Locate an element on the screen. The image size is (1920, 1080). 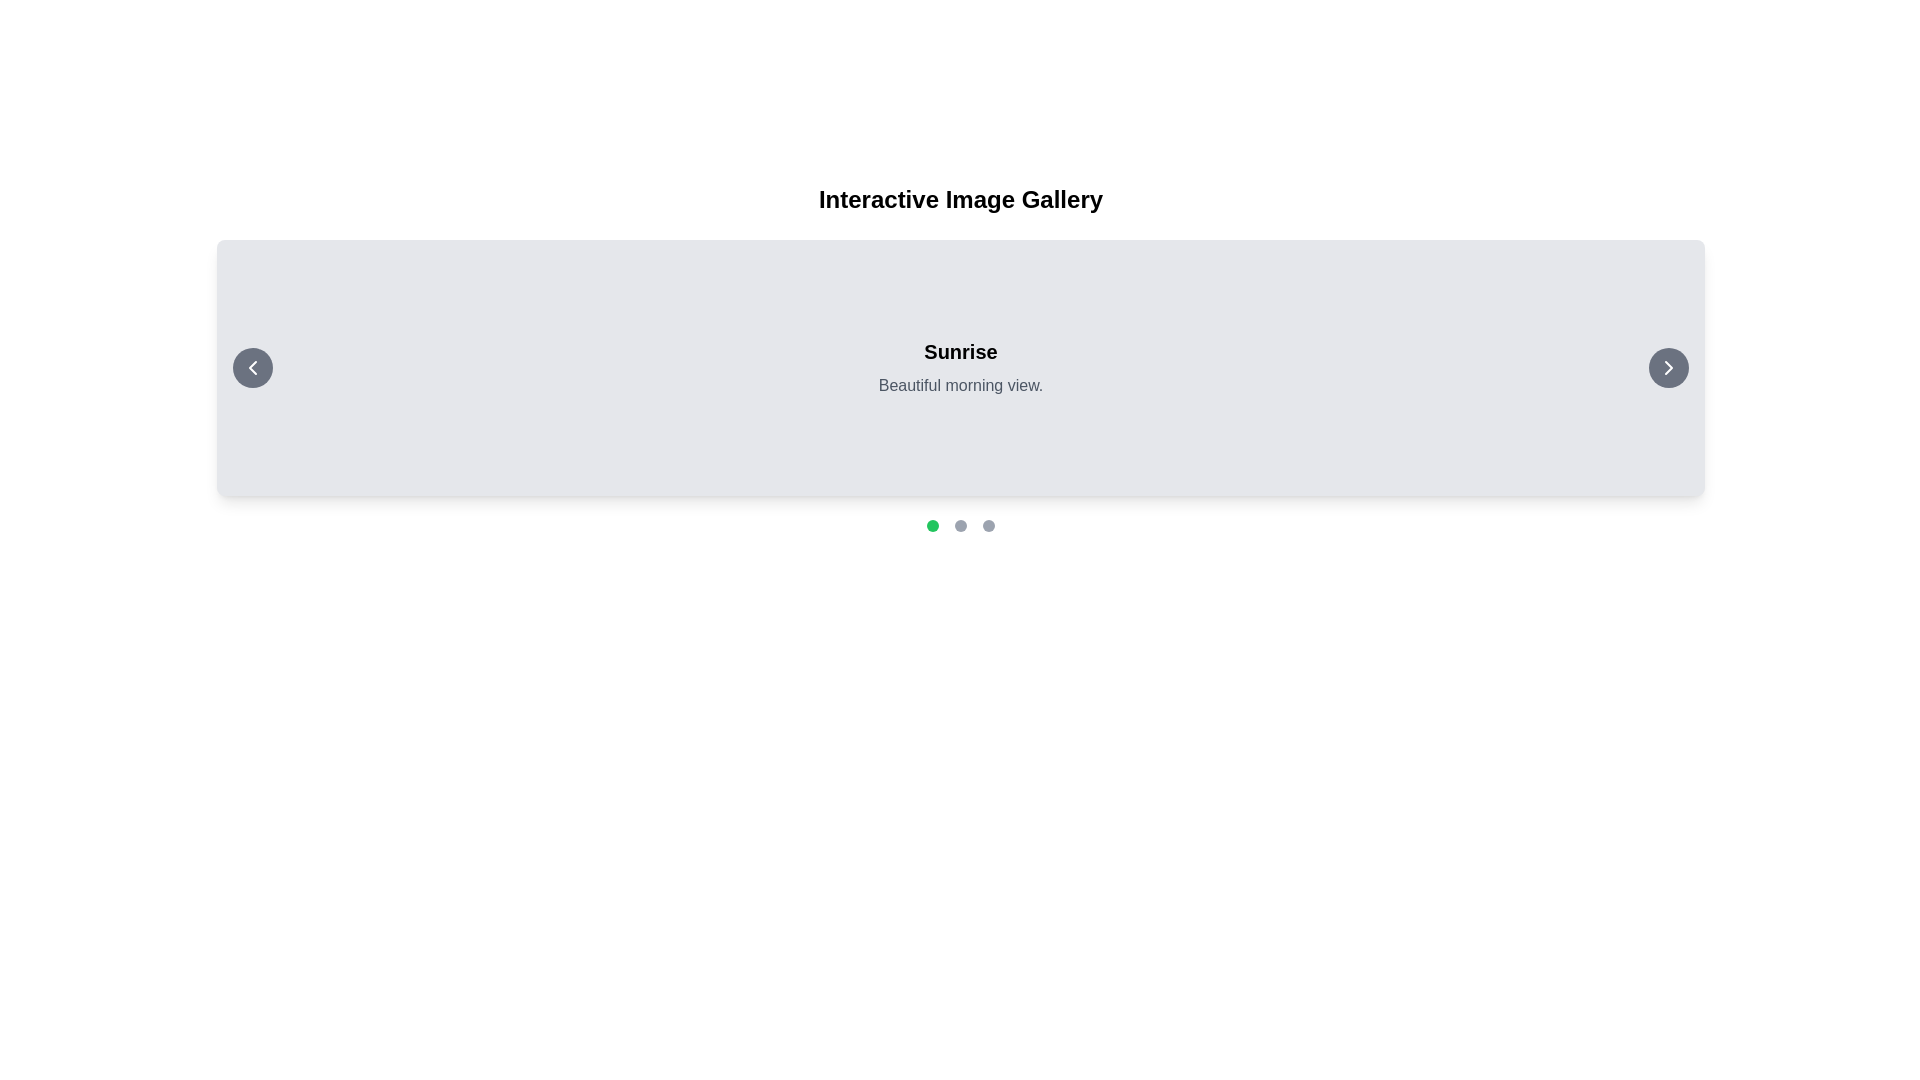
the middle gray circular indicator of the pagination row is located at coordinates (960, 524).